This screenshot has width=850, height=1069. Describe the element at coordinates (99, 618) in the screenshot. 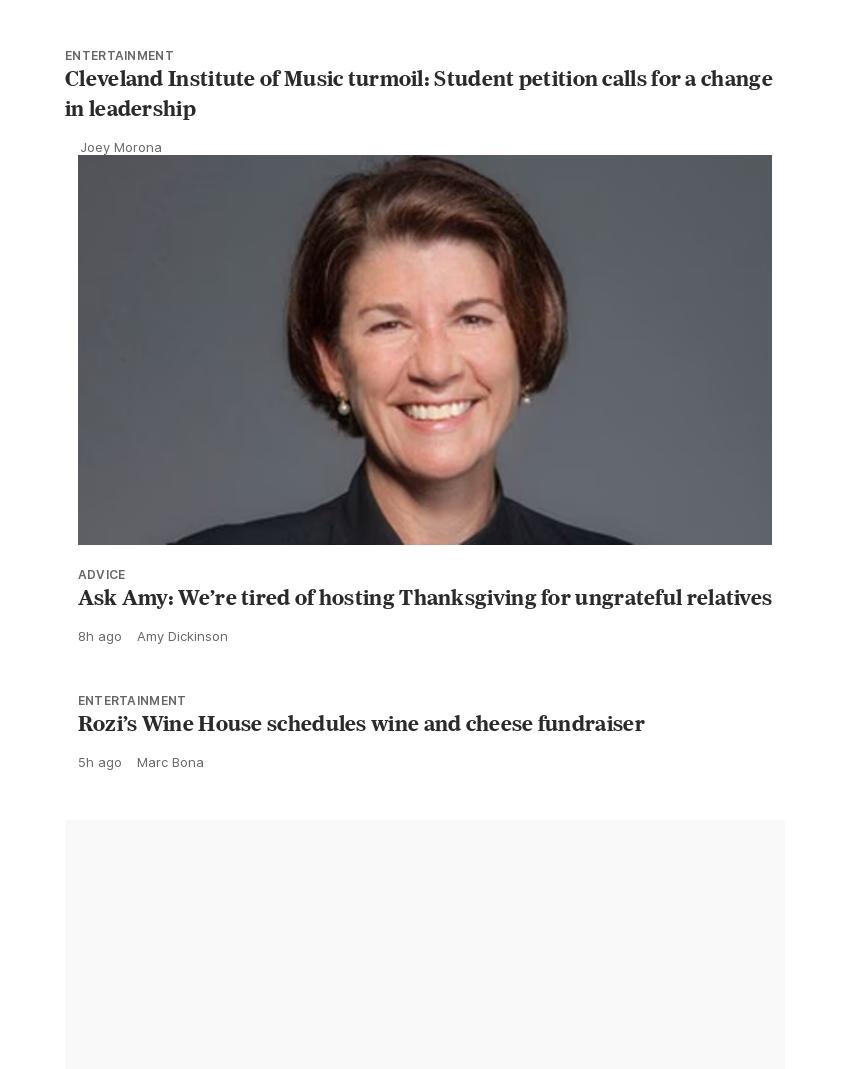

I see `'Advice'` at that location.